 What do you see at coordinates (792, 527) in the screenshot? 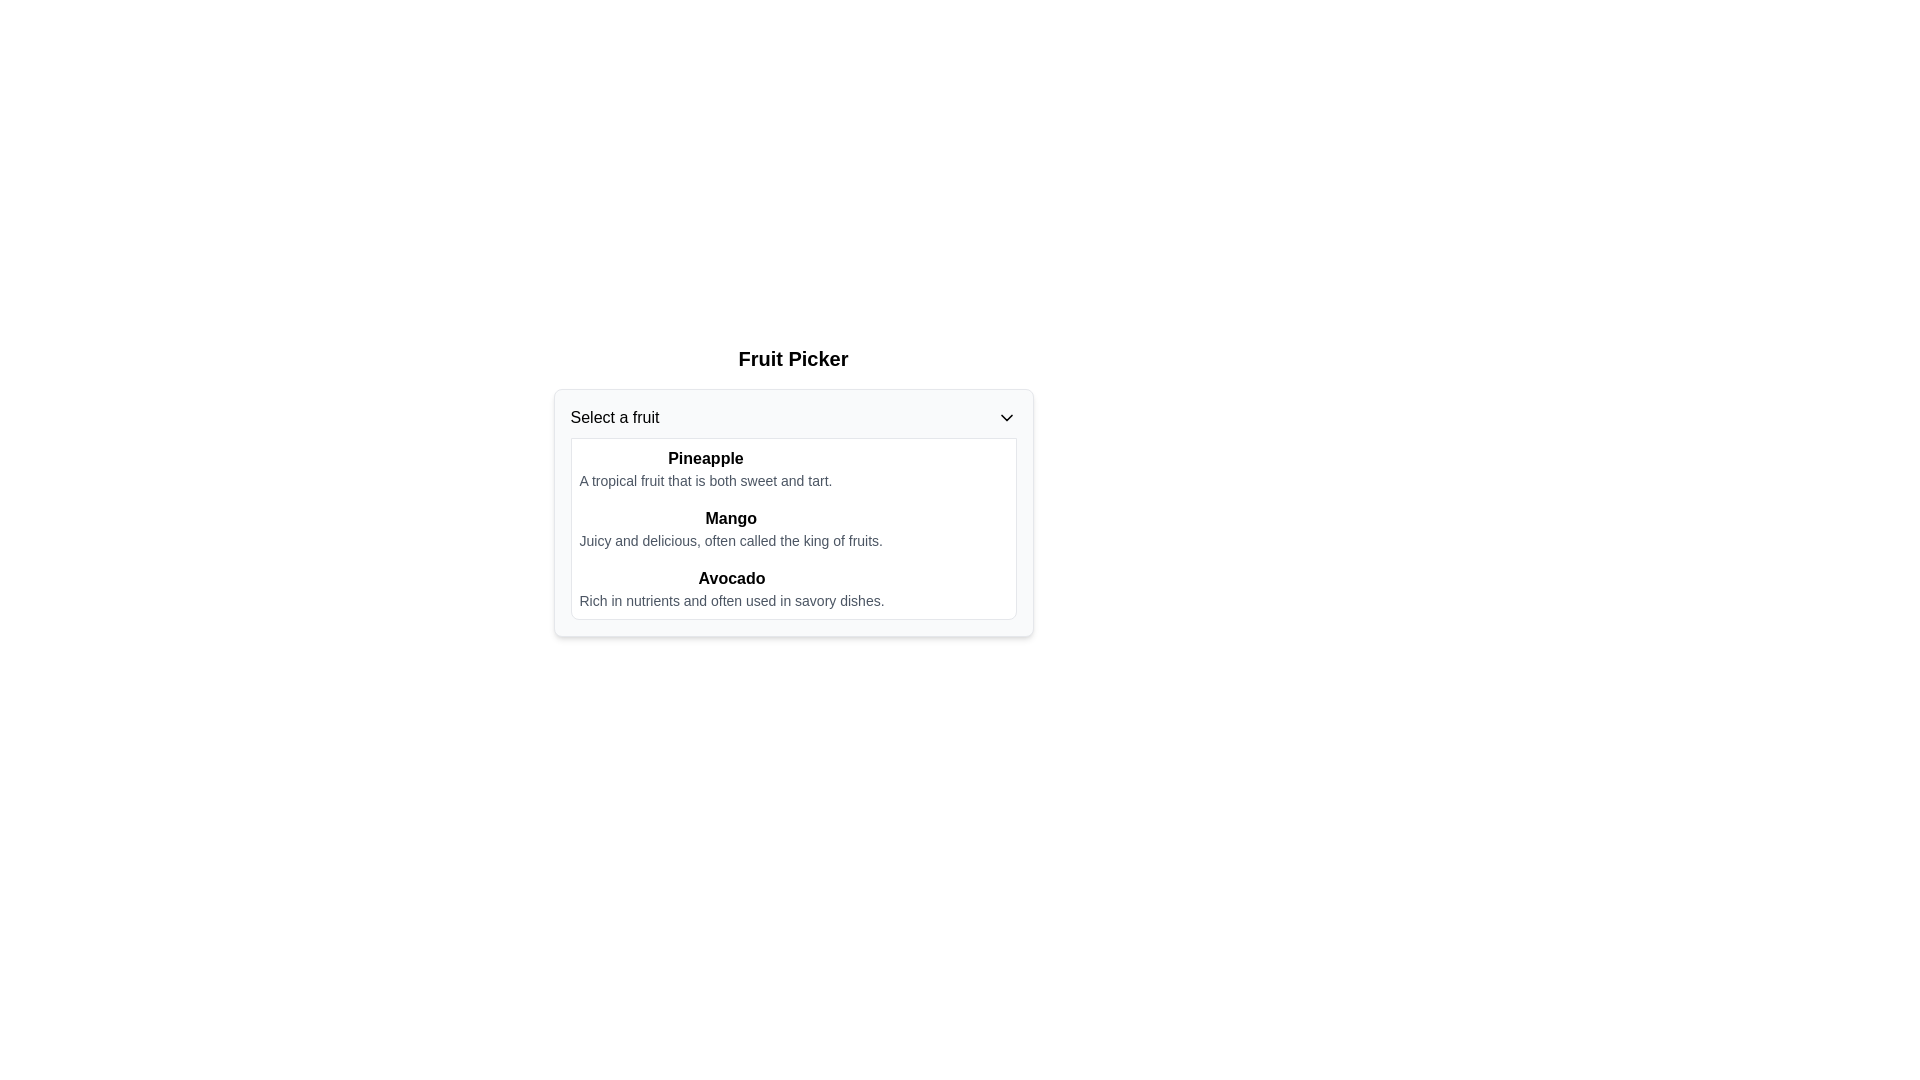
I see `the textual list item titled 'Mango' which describes it as 'Juicy and delicious, often called the king of fruits.'` at bounding box center [792, 527].